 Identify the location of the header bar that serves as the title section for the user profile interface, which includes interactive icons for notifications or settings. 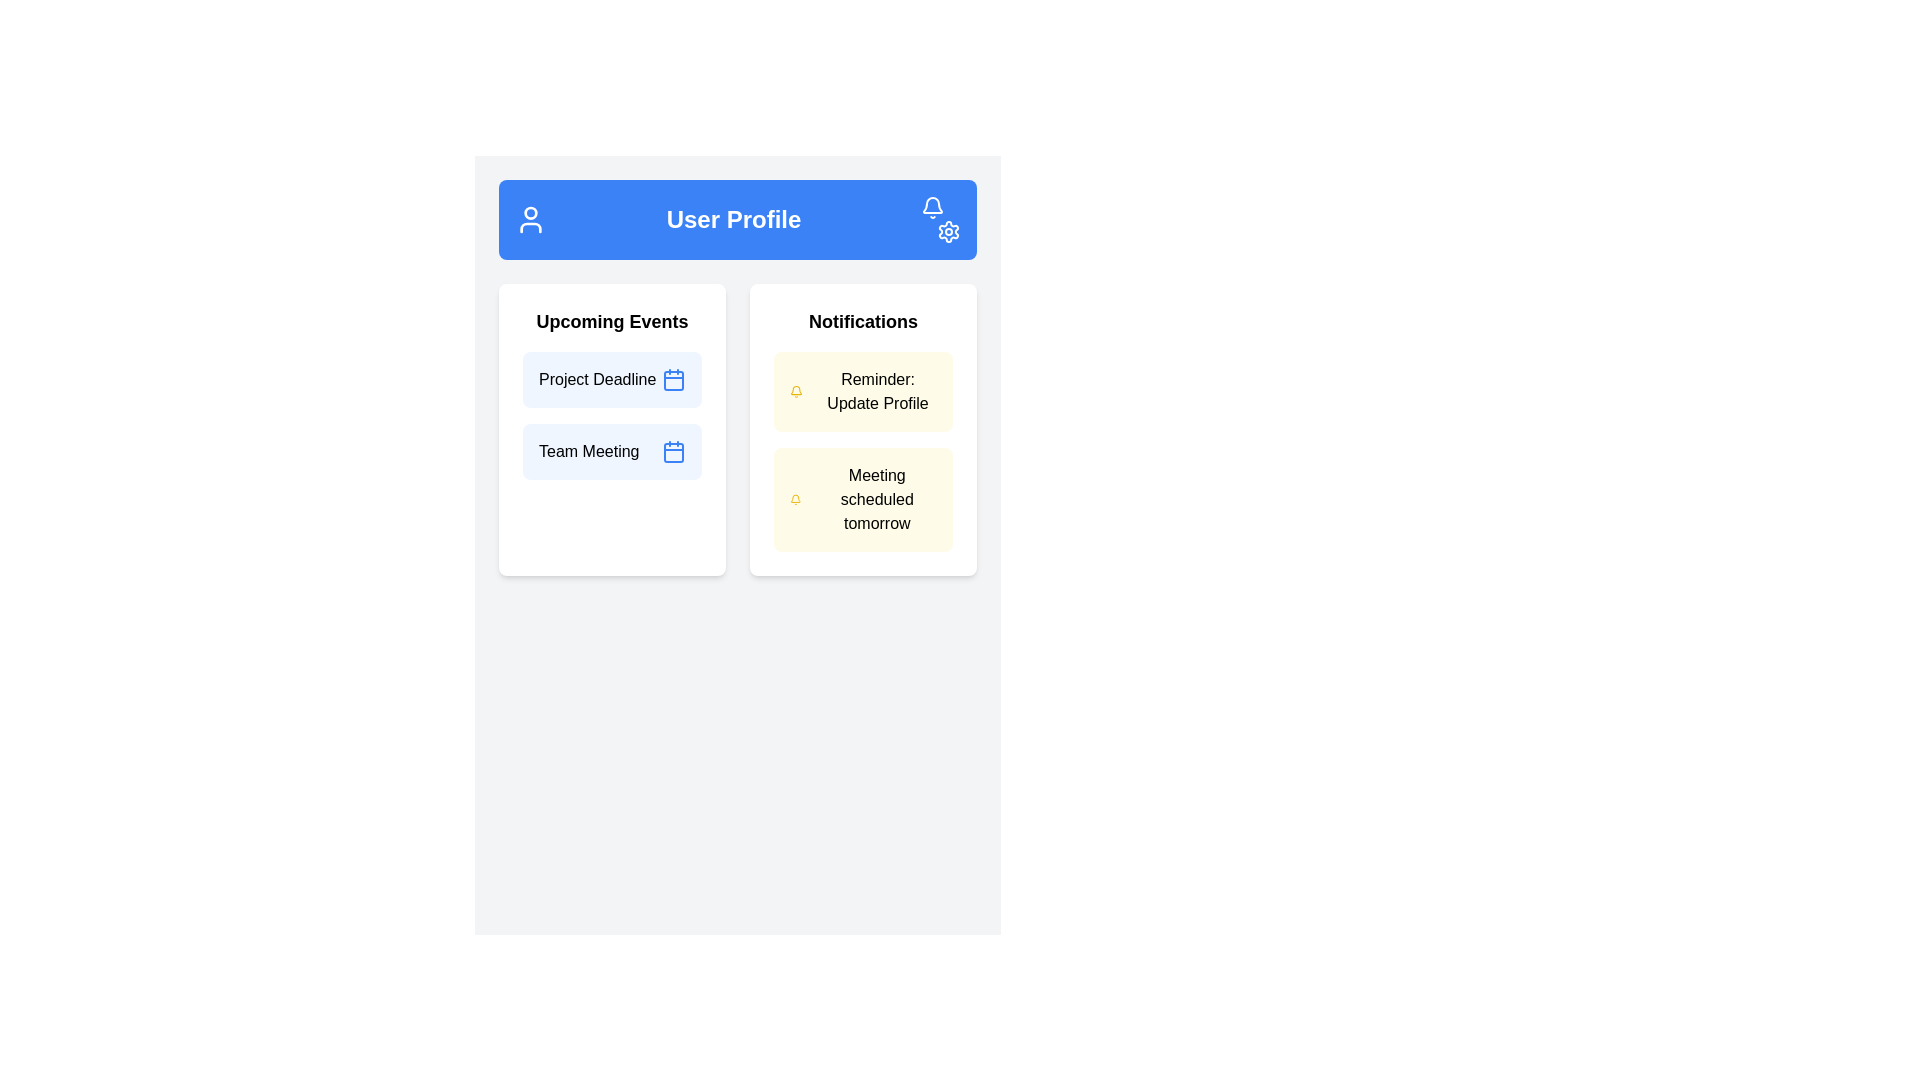
(737, 219).